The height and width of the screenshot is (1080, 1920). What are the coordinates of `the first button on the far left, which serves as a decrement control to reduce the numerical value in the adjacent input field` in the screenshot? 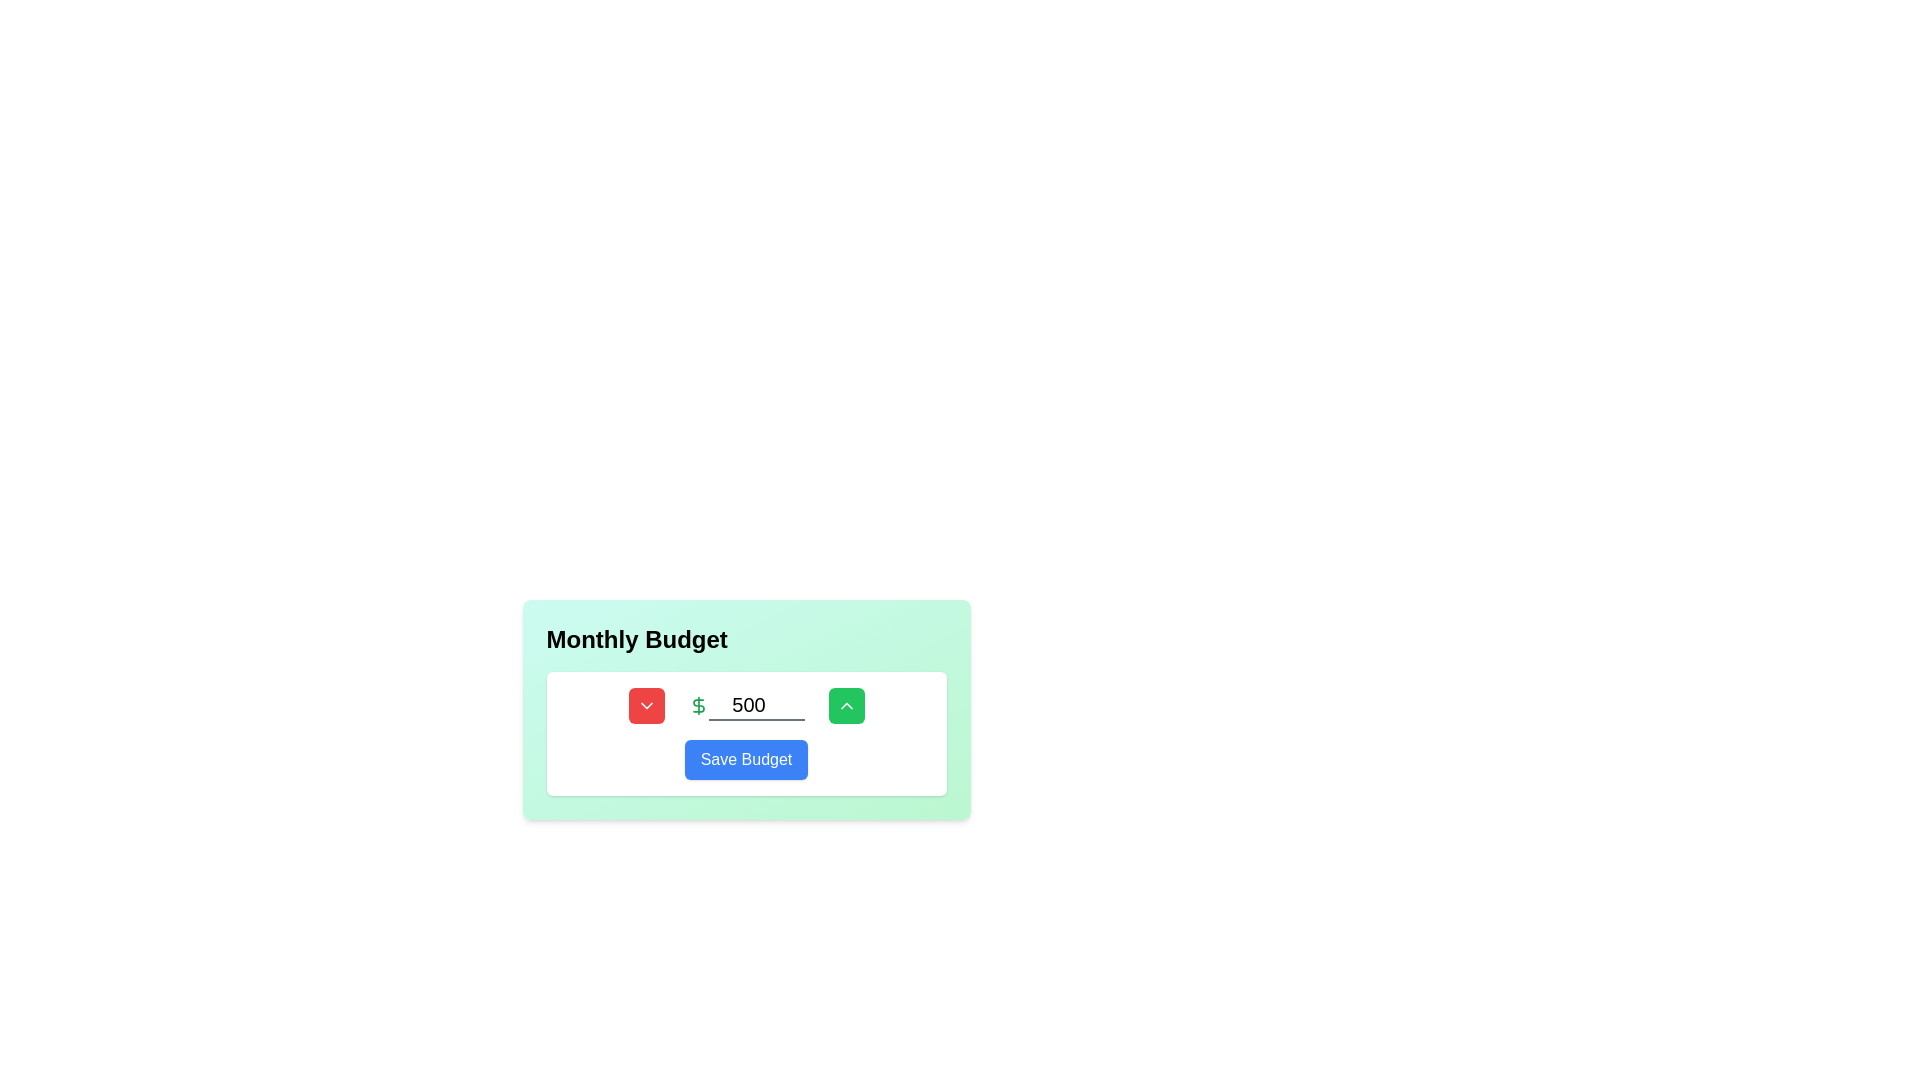 It's located at (646, 704).